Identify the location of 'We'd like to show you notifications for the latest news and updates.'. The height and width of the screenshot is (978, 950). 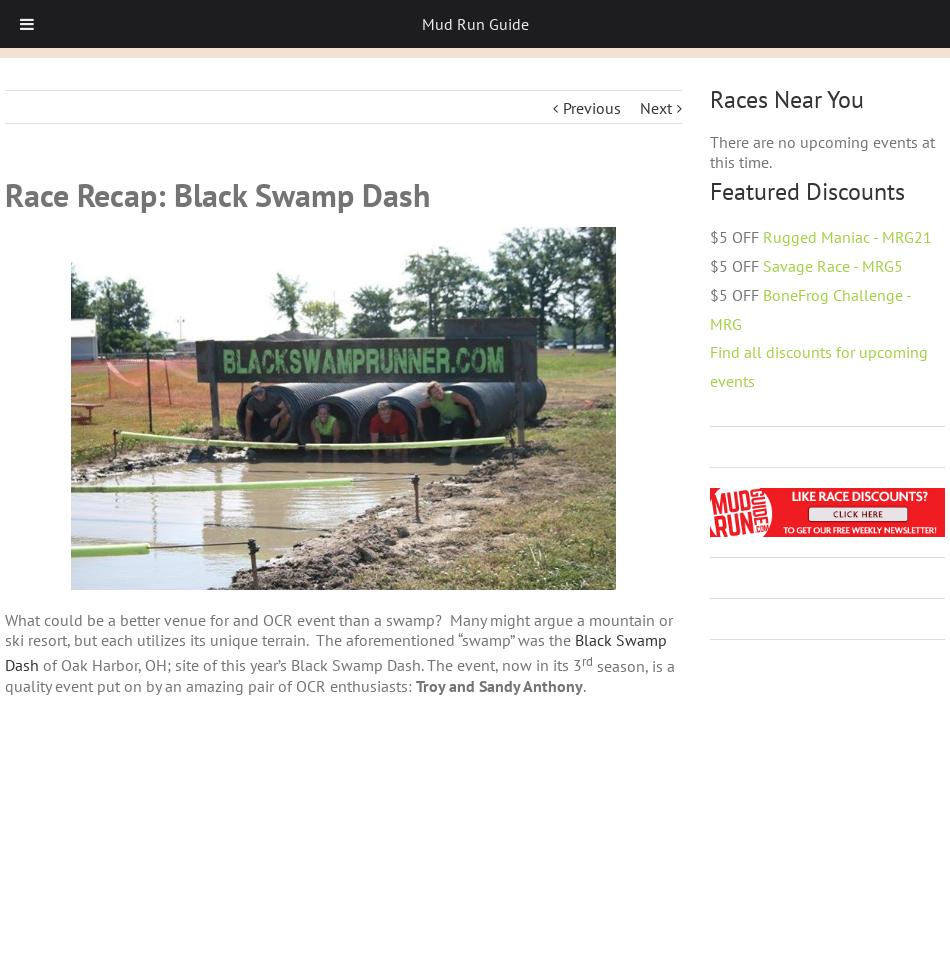
(514, 47).